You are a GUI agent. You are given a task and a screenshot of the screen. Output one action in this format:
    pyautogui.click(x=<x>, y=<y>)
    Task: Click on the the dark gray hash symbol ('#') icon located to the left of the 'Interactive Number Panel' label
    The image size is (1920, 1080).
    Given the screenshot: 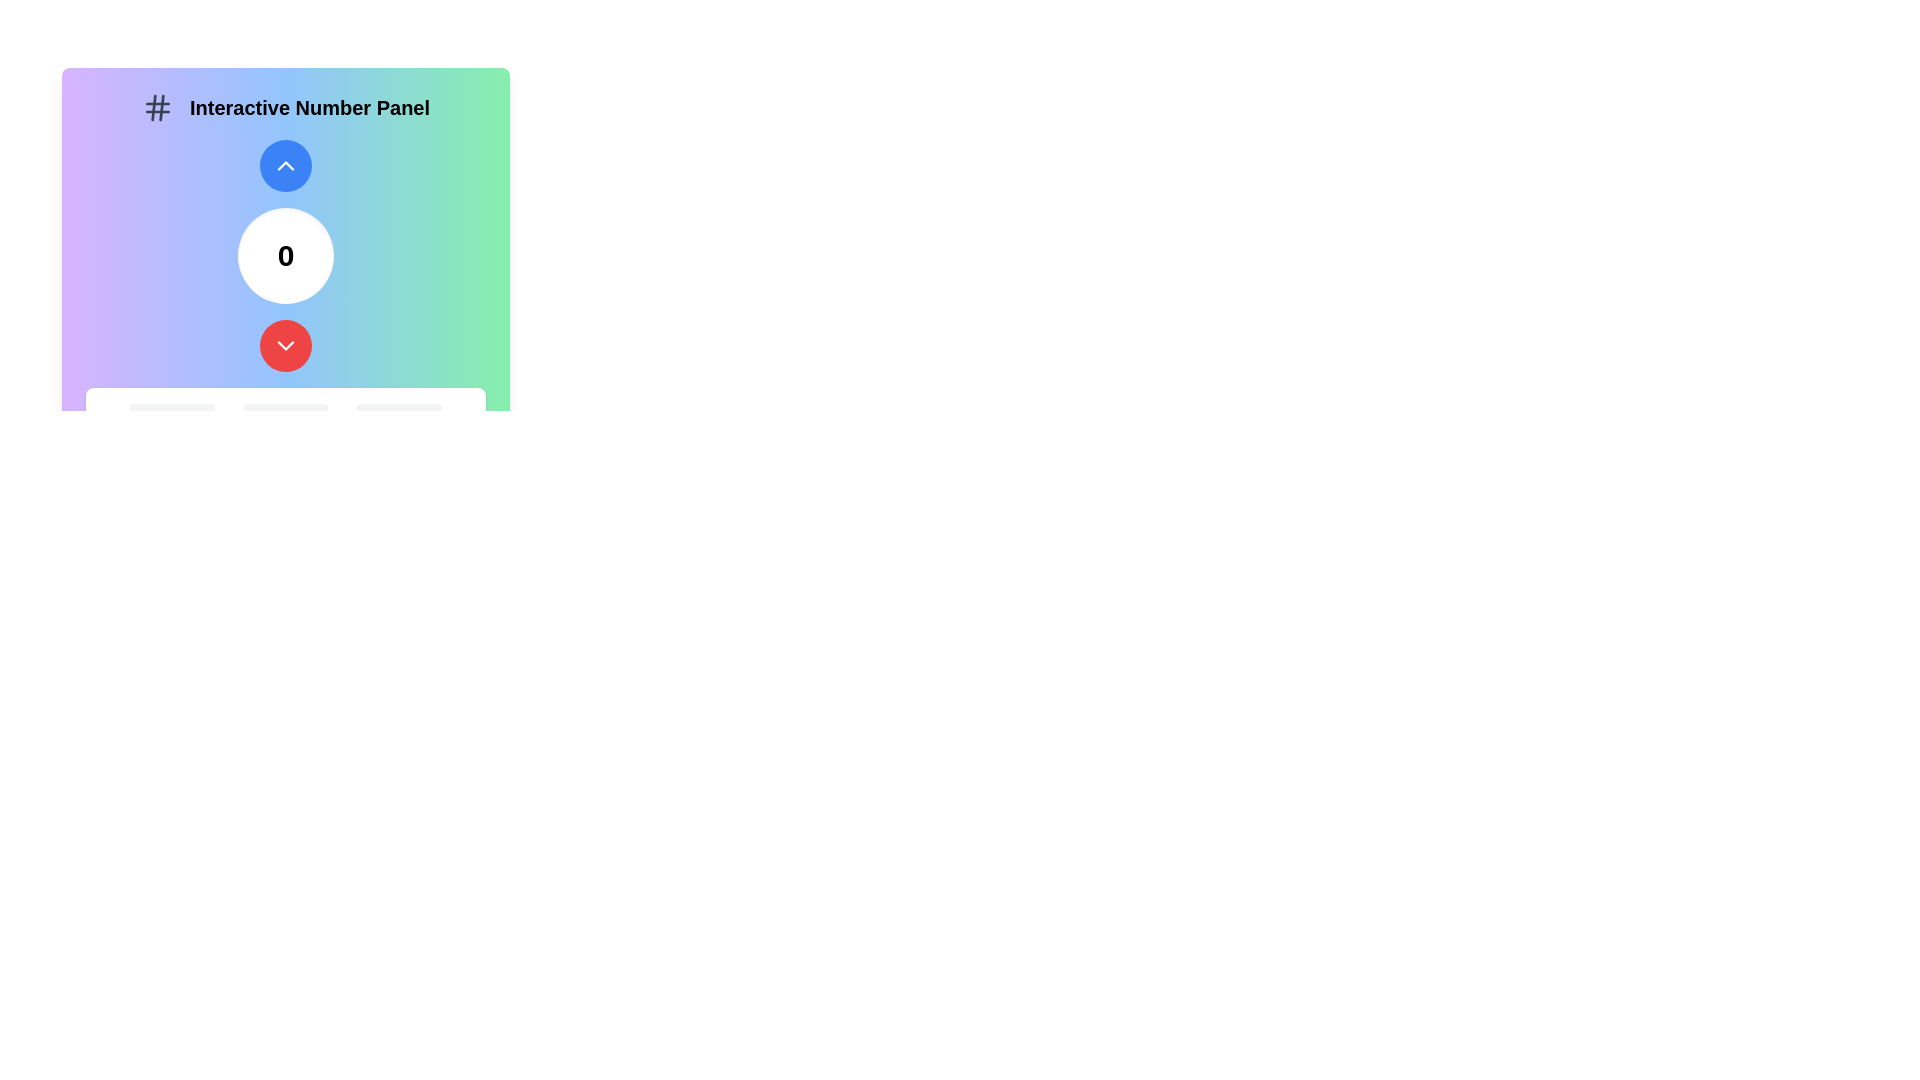 What is the action you would take?
    pyautogui.click(x=157, y=108)
    